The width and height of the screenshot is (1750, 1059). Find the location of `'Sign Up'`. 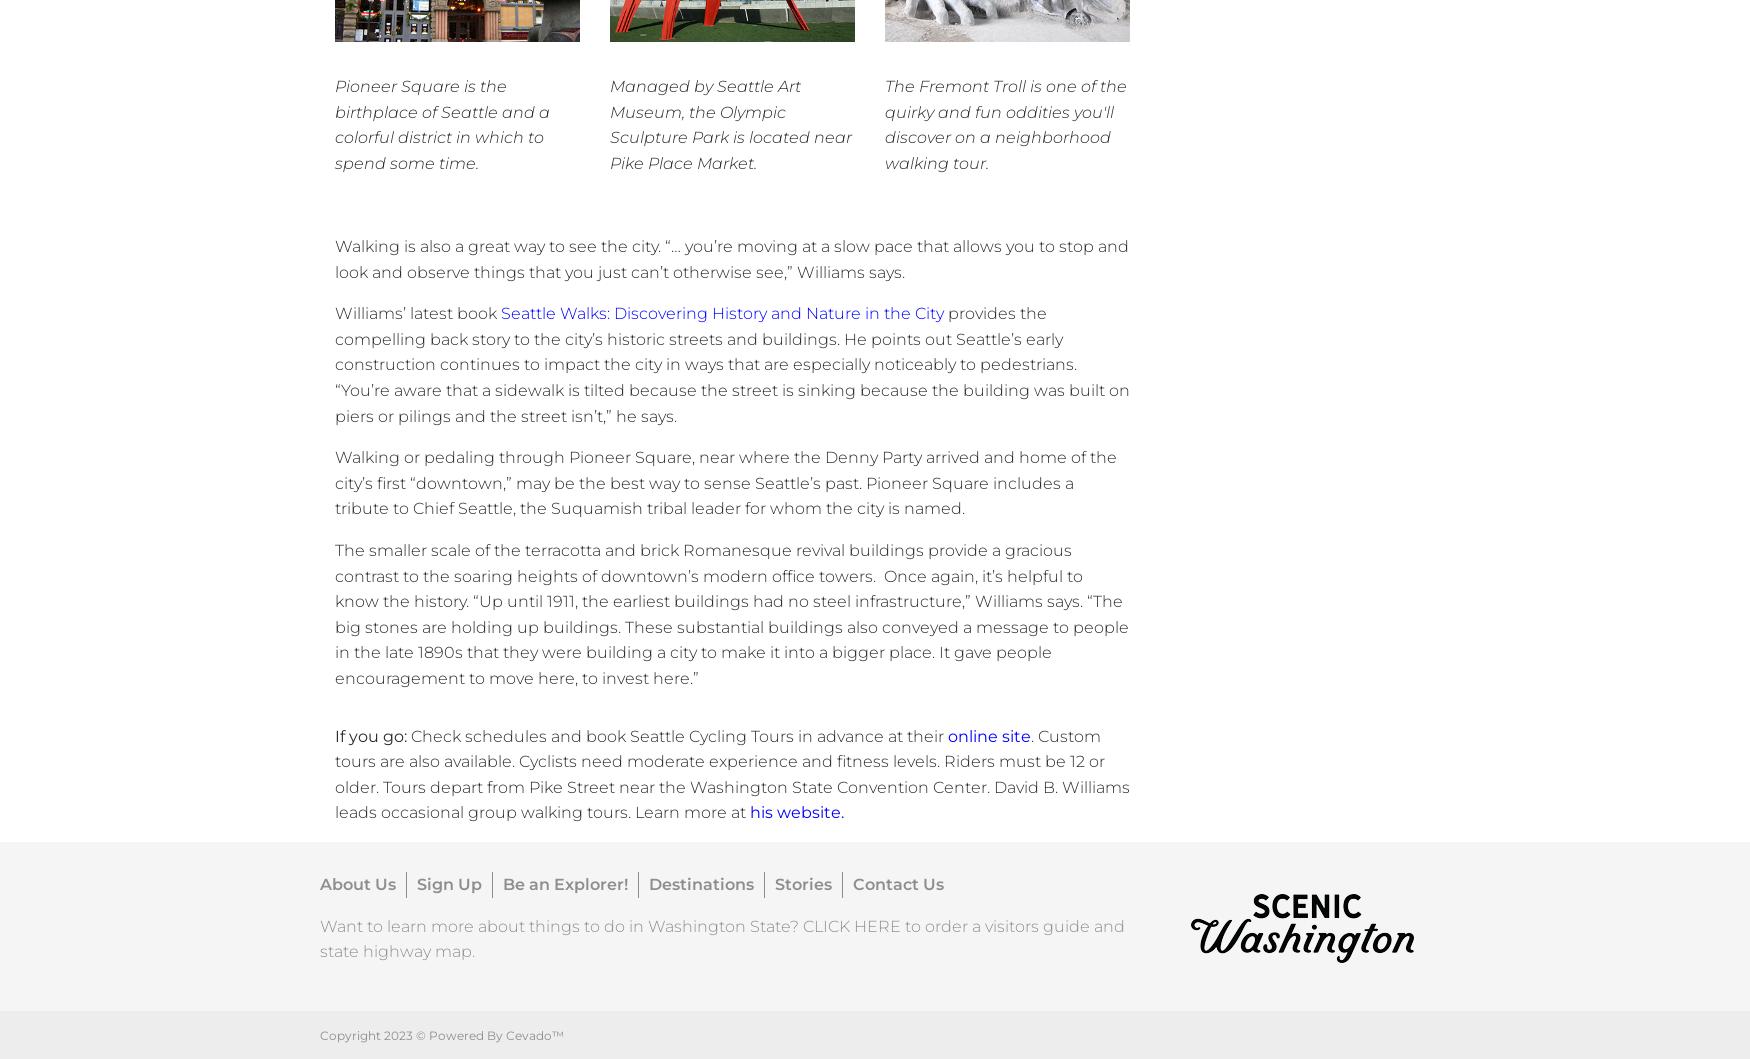

'Sign Up' is located at coordinates (449, 883).